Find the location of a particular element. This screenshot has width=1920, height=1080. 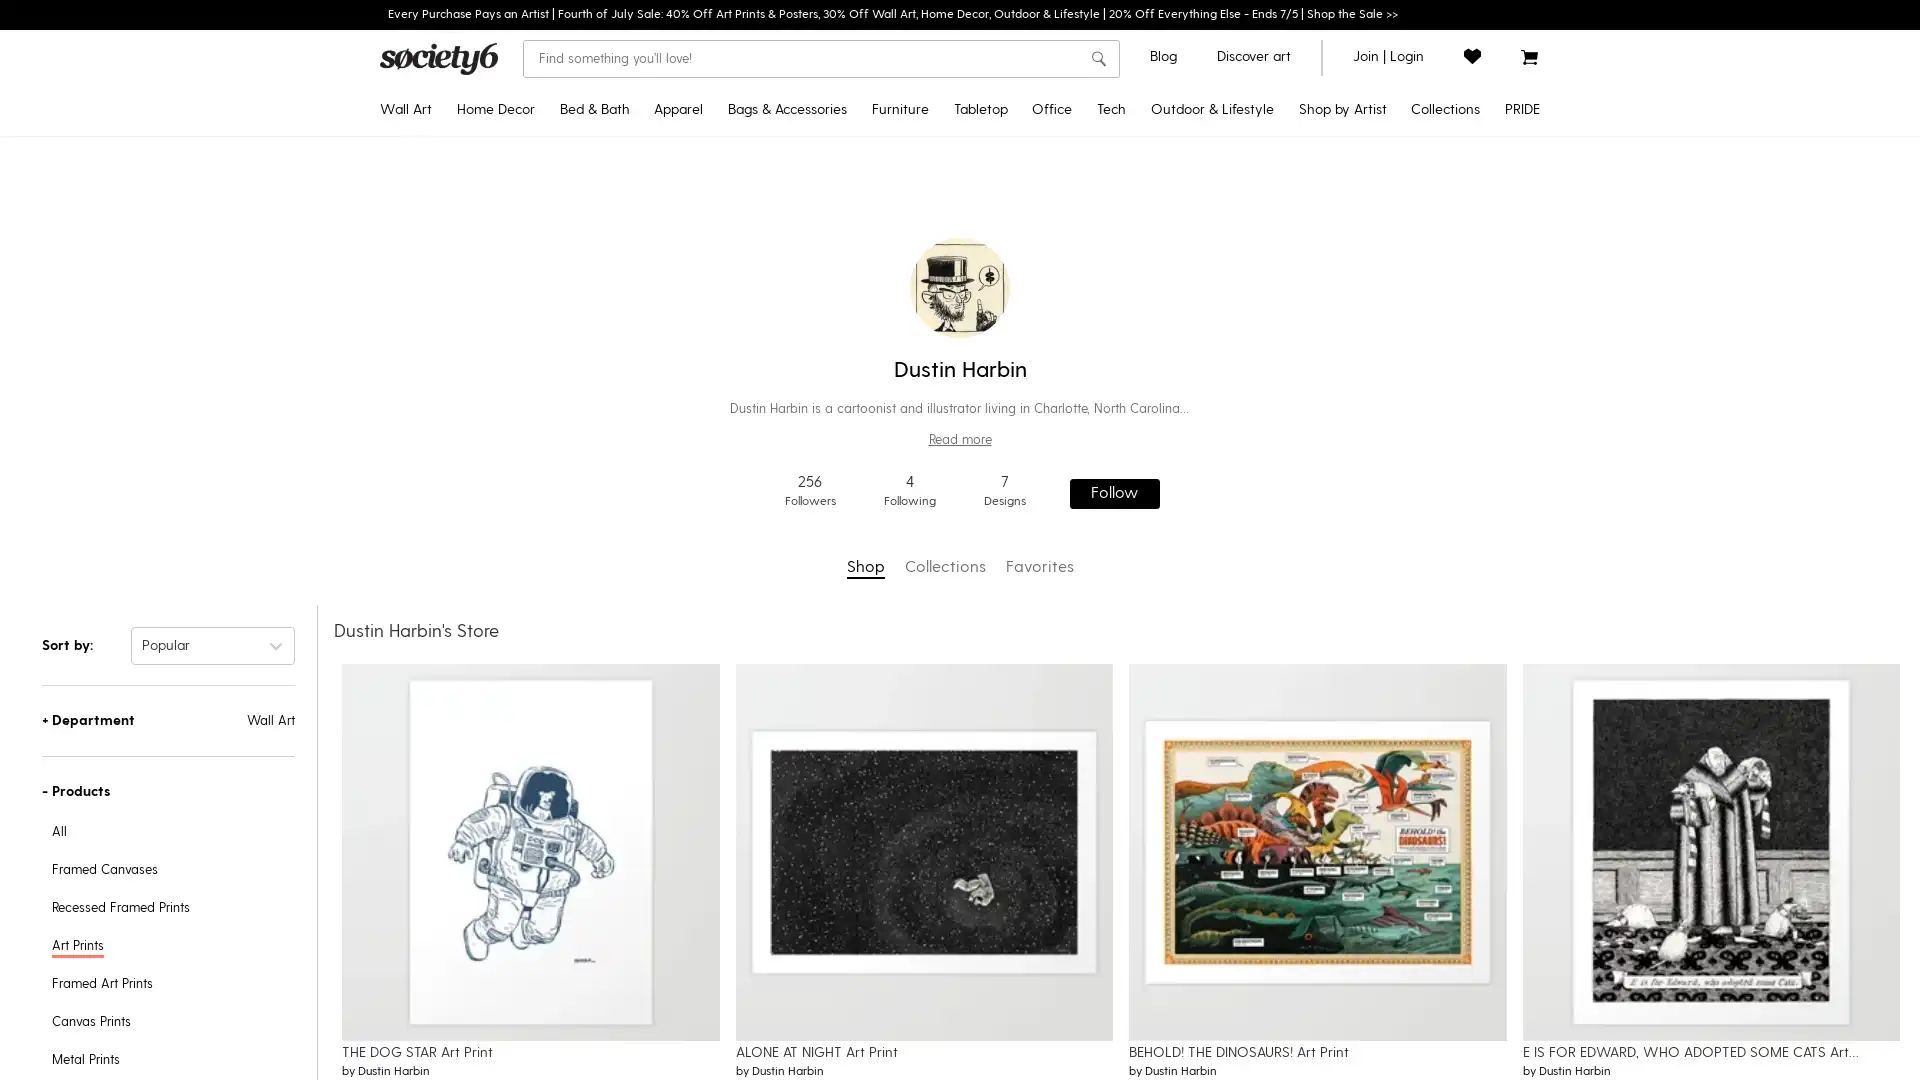

Sun Shades is located at coordinates (1238, 611).